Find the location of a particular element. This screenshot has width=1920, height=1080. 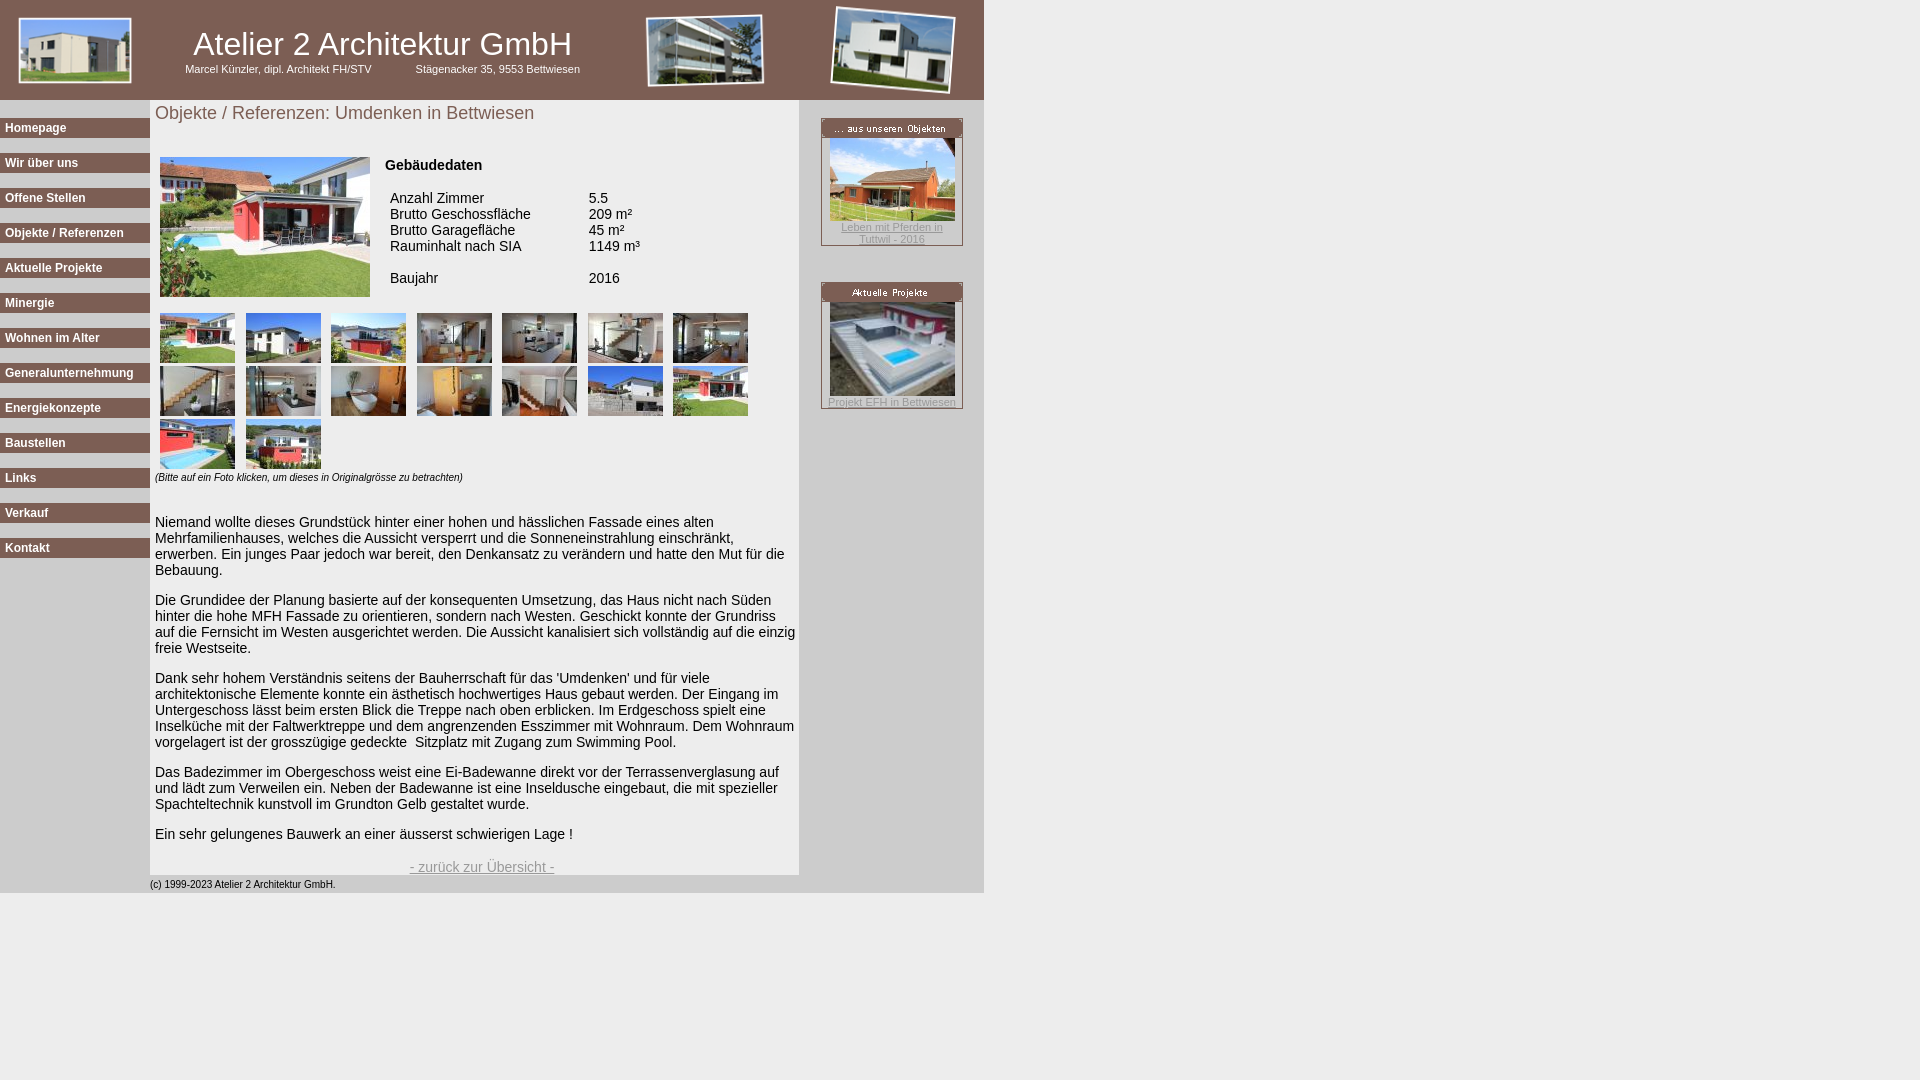

'Objekte / Referenzen' is located at coordinates (4, 231).